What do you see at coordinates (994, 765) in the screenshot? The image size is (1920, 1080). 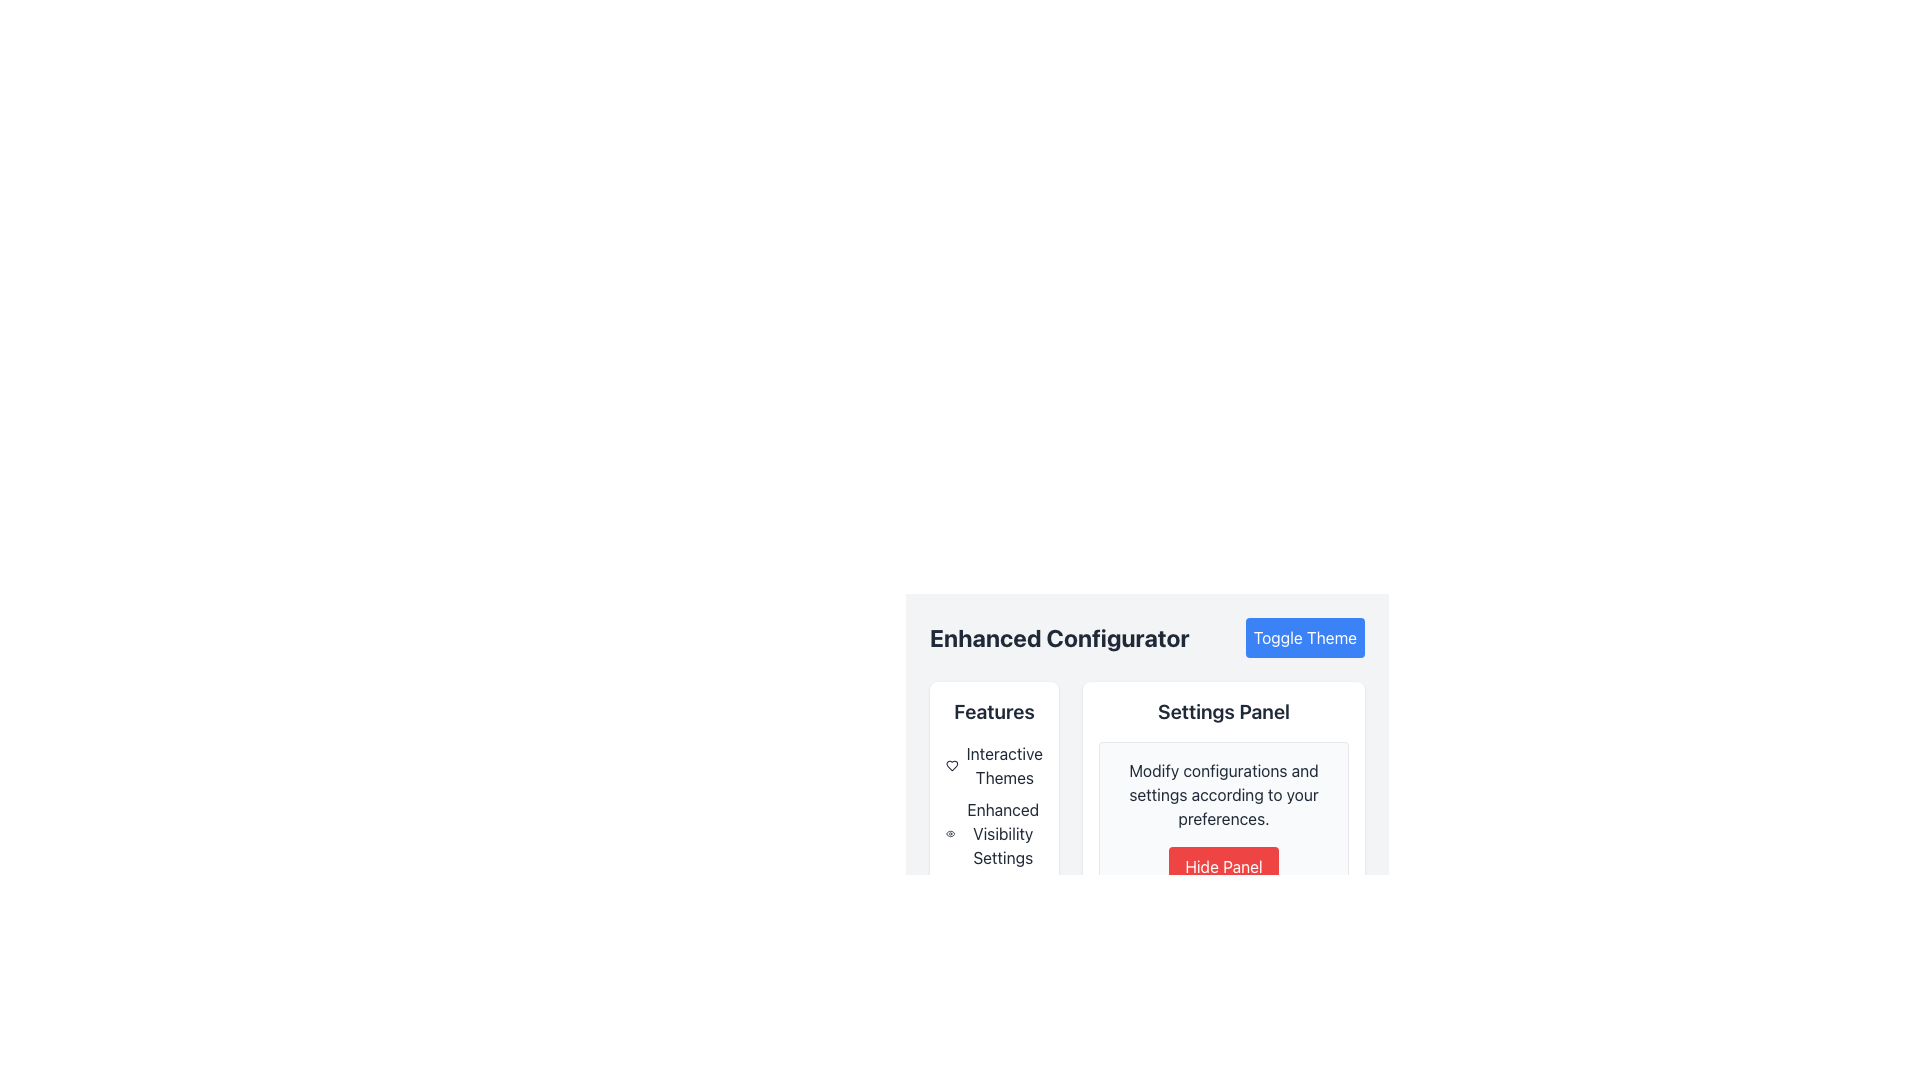 I see `the 'Interactive Themes' text label with heart icon located under the 'Features' section in the left panel` at bounding box center [994, 765].